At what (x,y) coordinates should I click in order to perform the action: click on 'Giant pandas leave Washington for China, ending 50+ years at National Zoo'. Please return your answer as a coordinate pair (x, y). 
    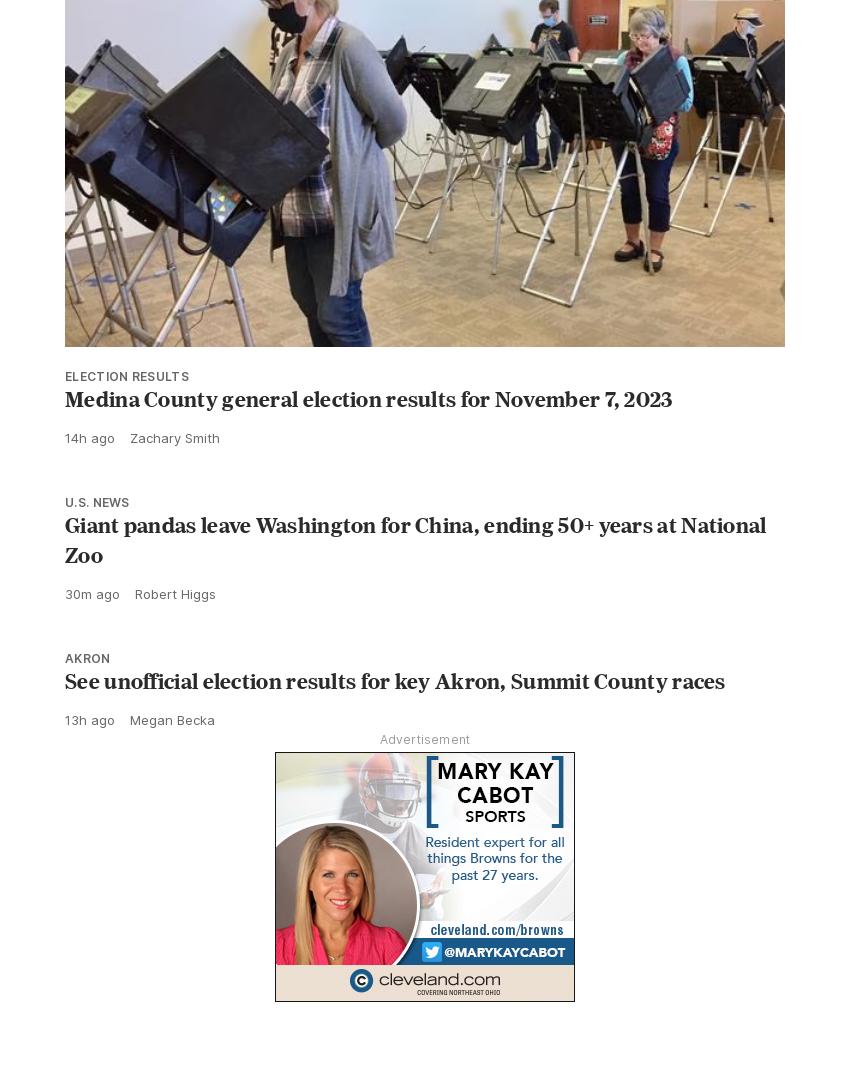
    Looking at the image, I should click on (415, 539).